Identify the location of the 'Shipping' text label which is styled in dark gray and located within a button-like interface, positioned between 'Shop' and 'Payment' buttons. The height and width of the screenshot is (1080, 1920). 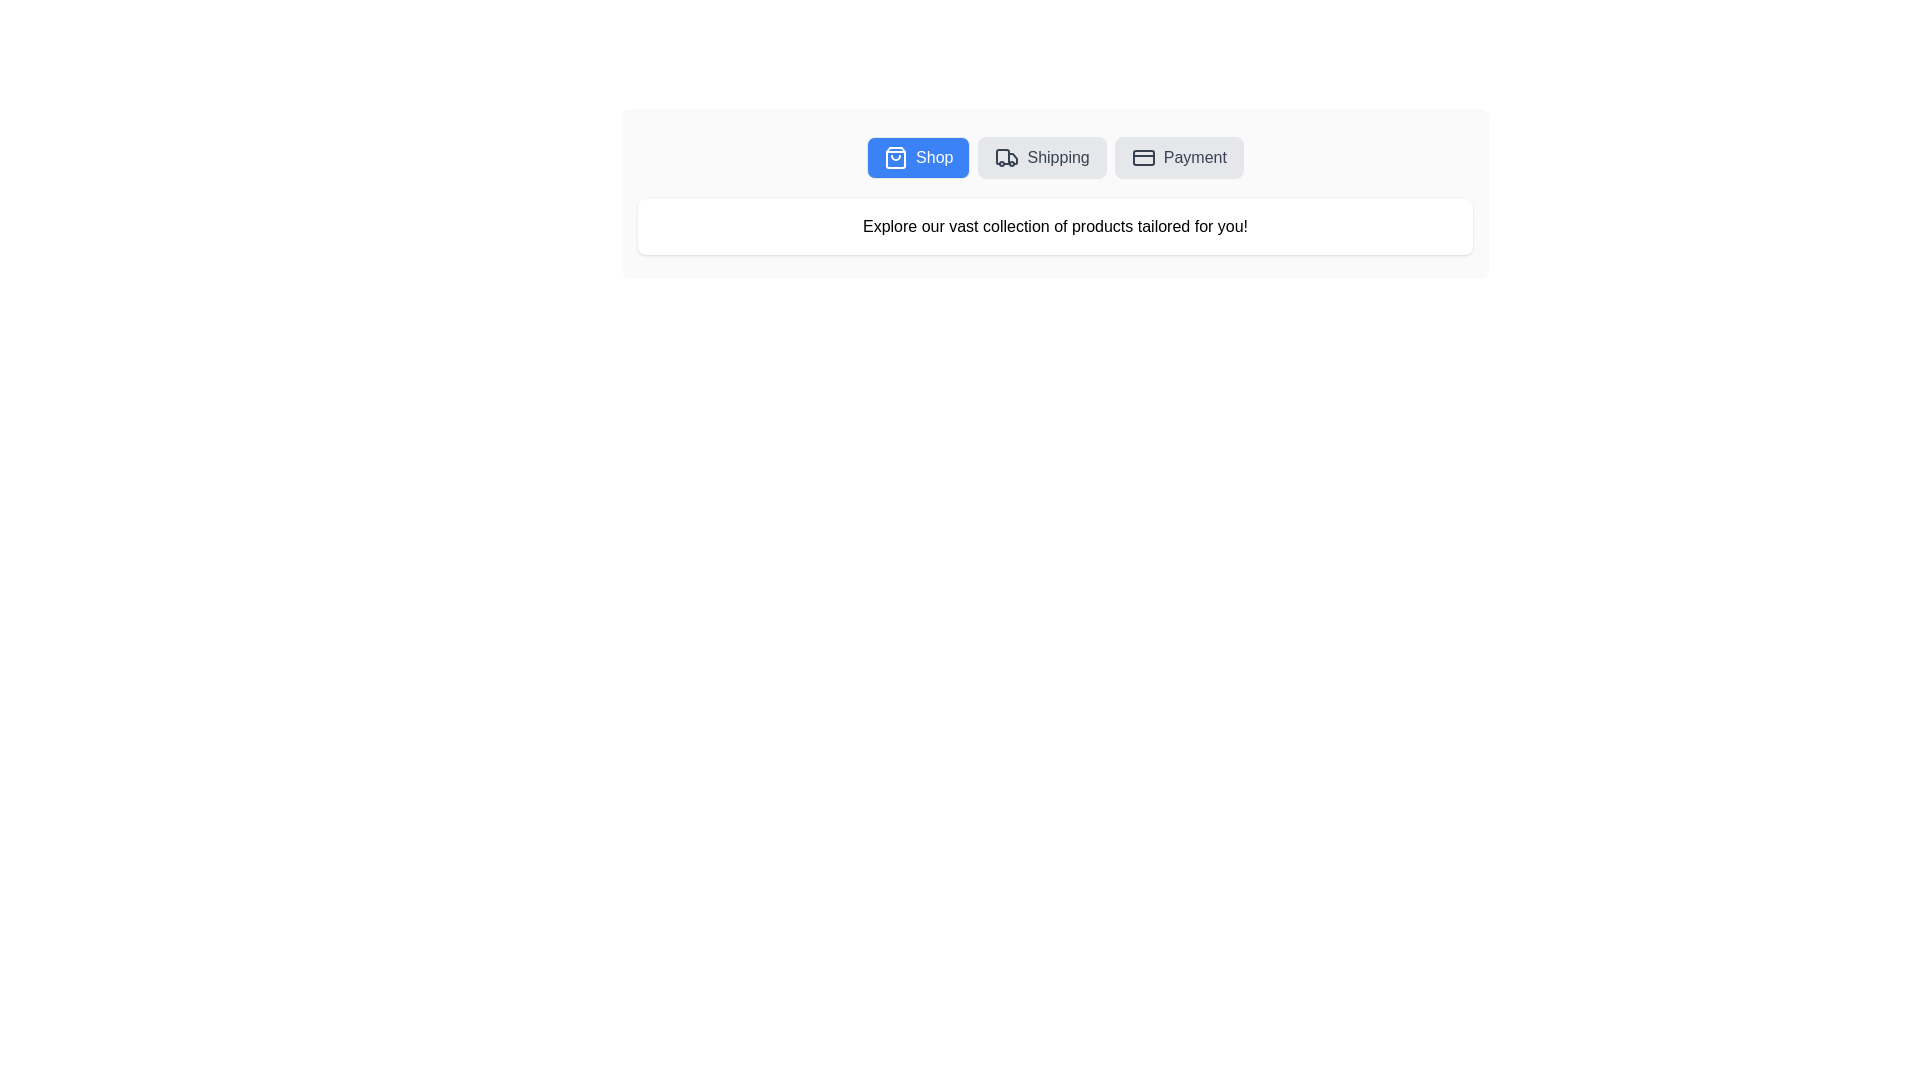
(1057, 157).